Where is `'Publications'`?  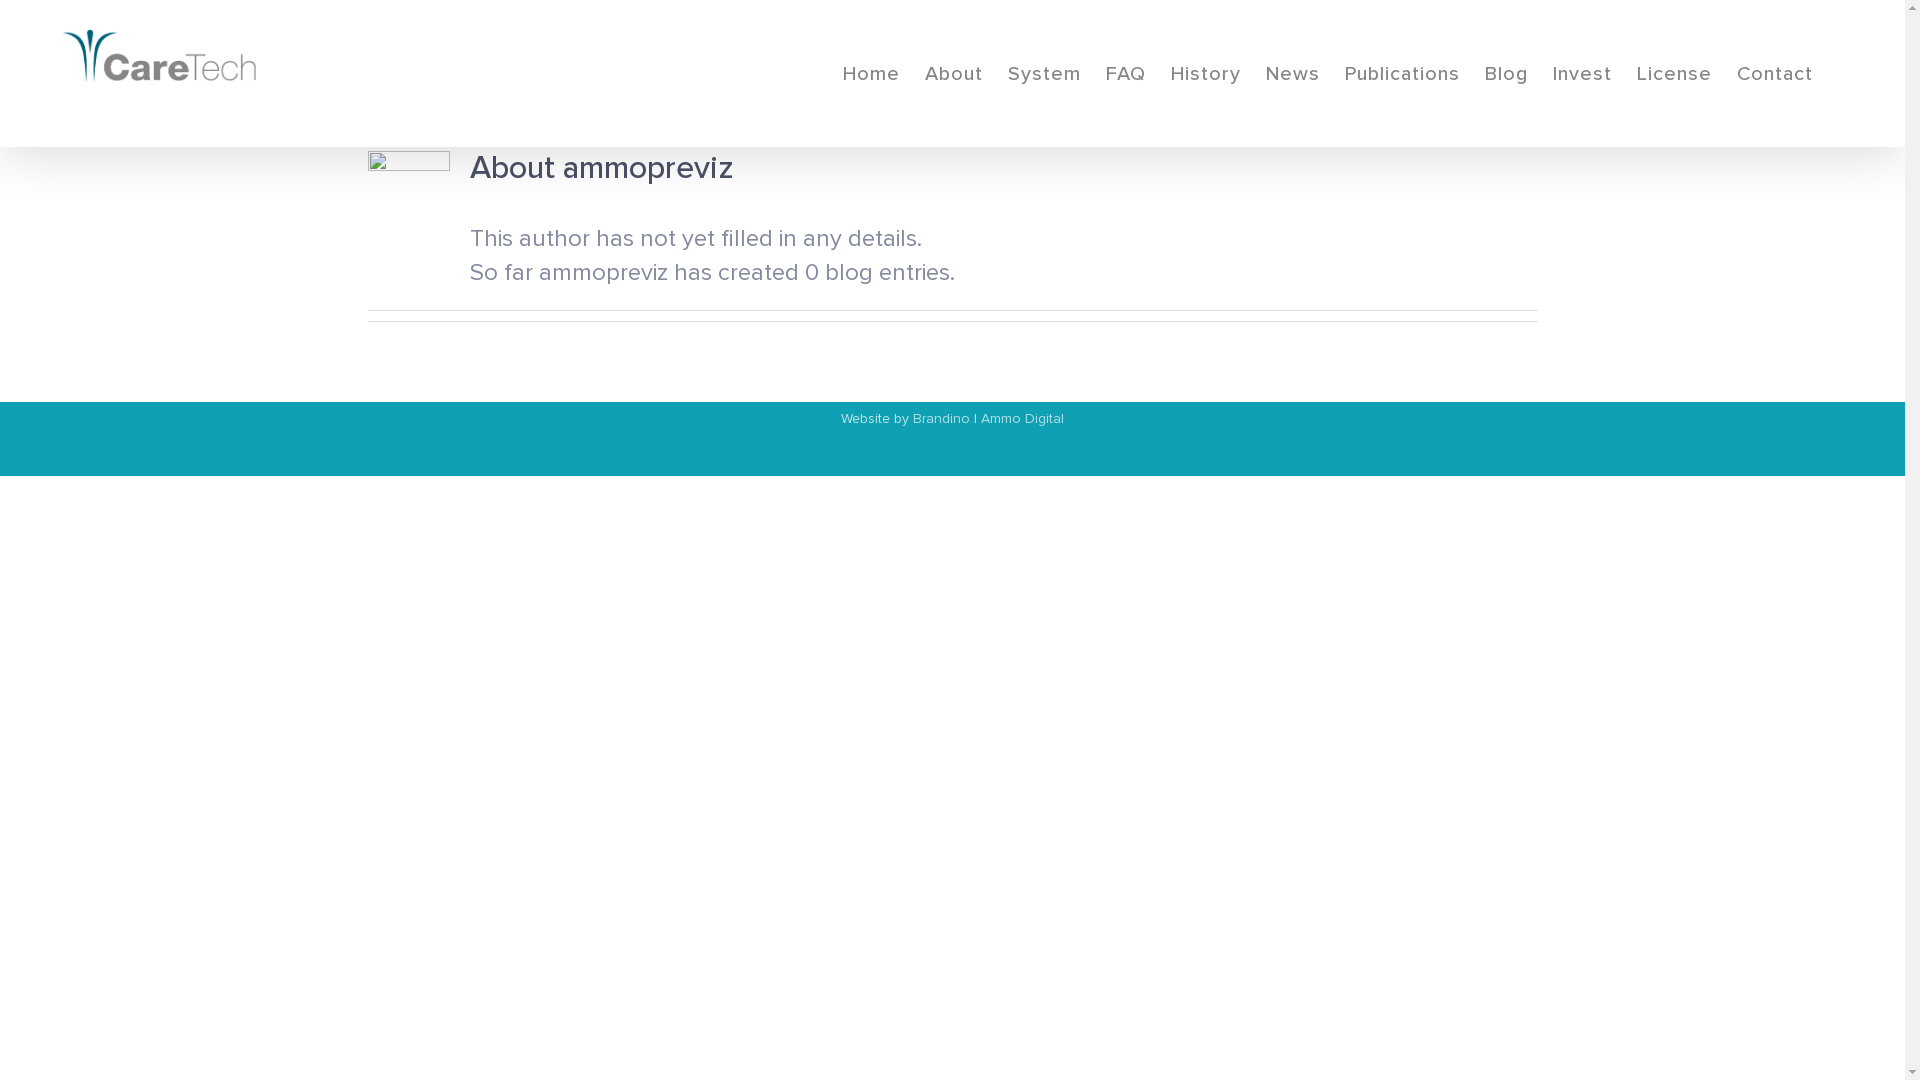
'Publications' is located at coordinates (1401, 72).